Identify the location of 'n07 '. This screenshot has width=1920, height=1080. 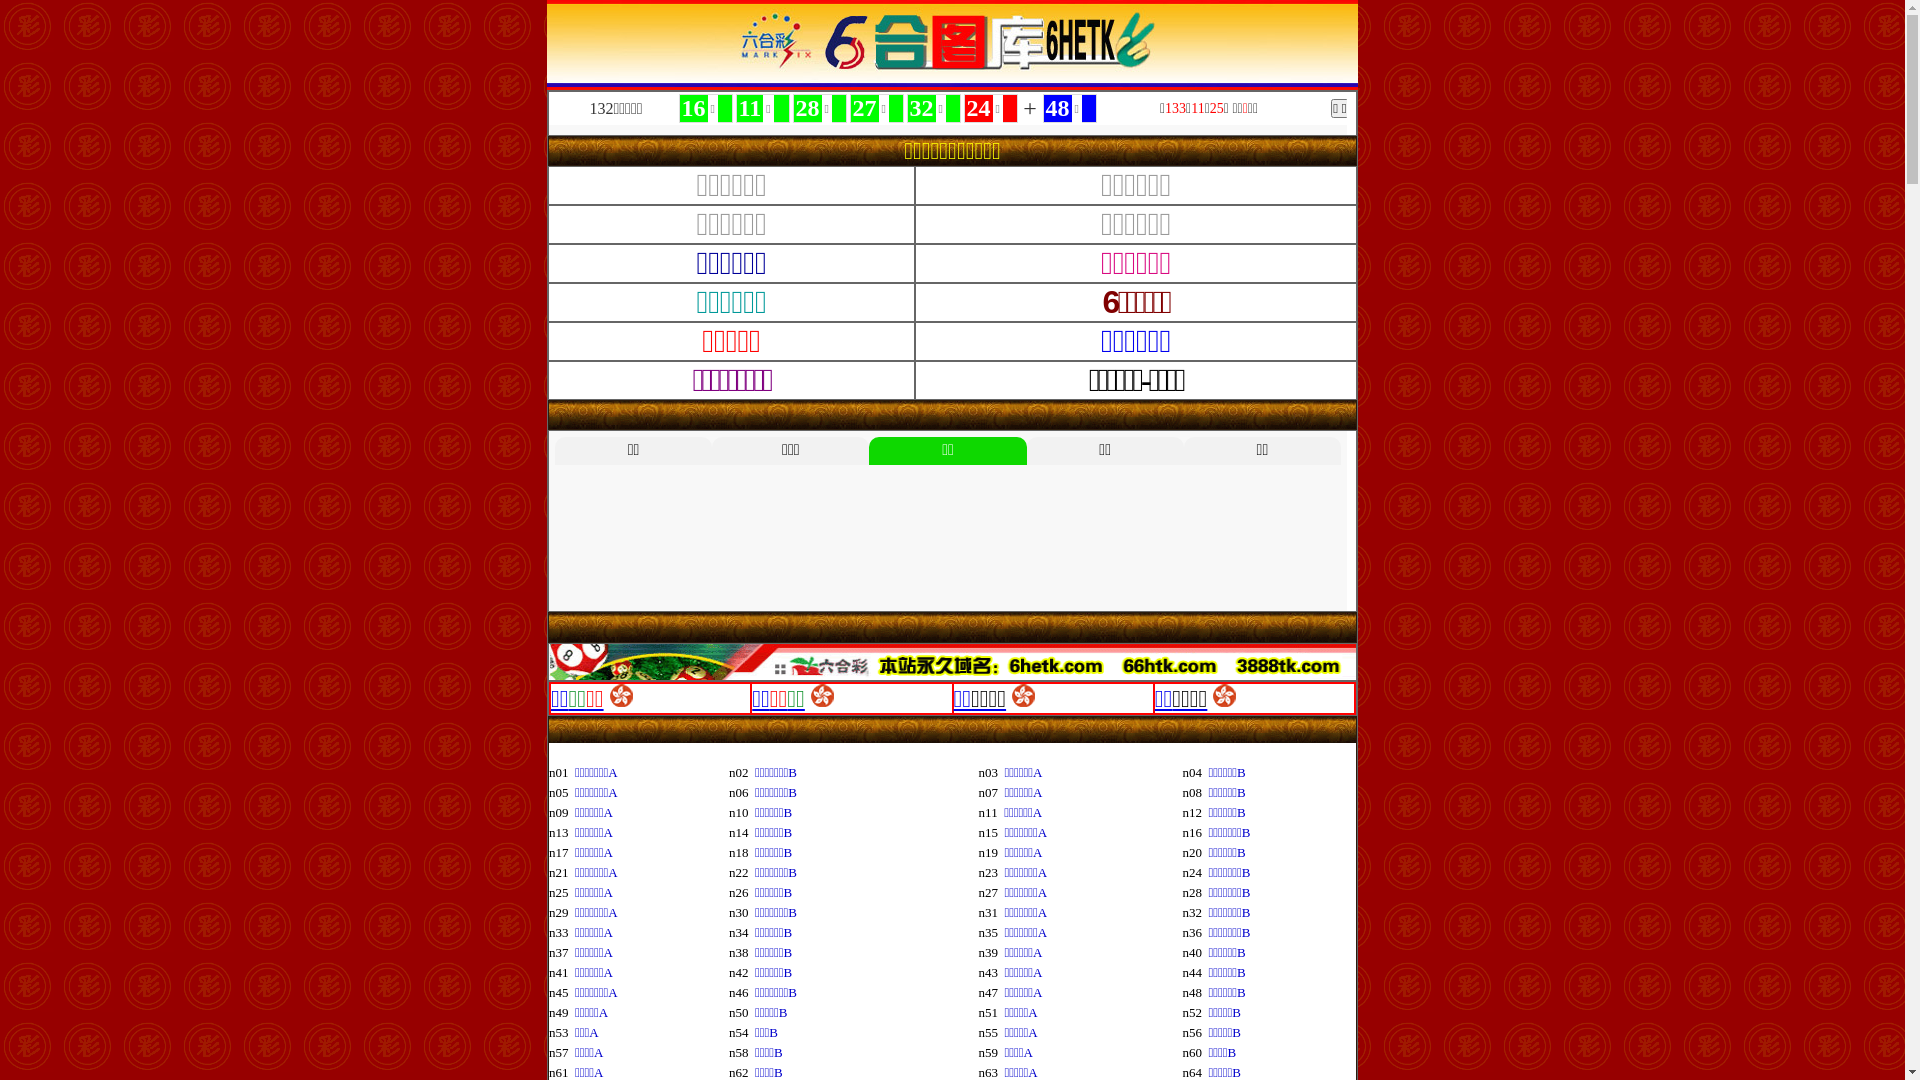
(992, 791).